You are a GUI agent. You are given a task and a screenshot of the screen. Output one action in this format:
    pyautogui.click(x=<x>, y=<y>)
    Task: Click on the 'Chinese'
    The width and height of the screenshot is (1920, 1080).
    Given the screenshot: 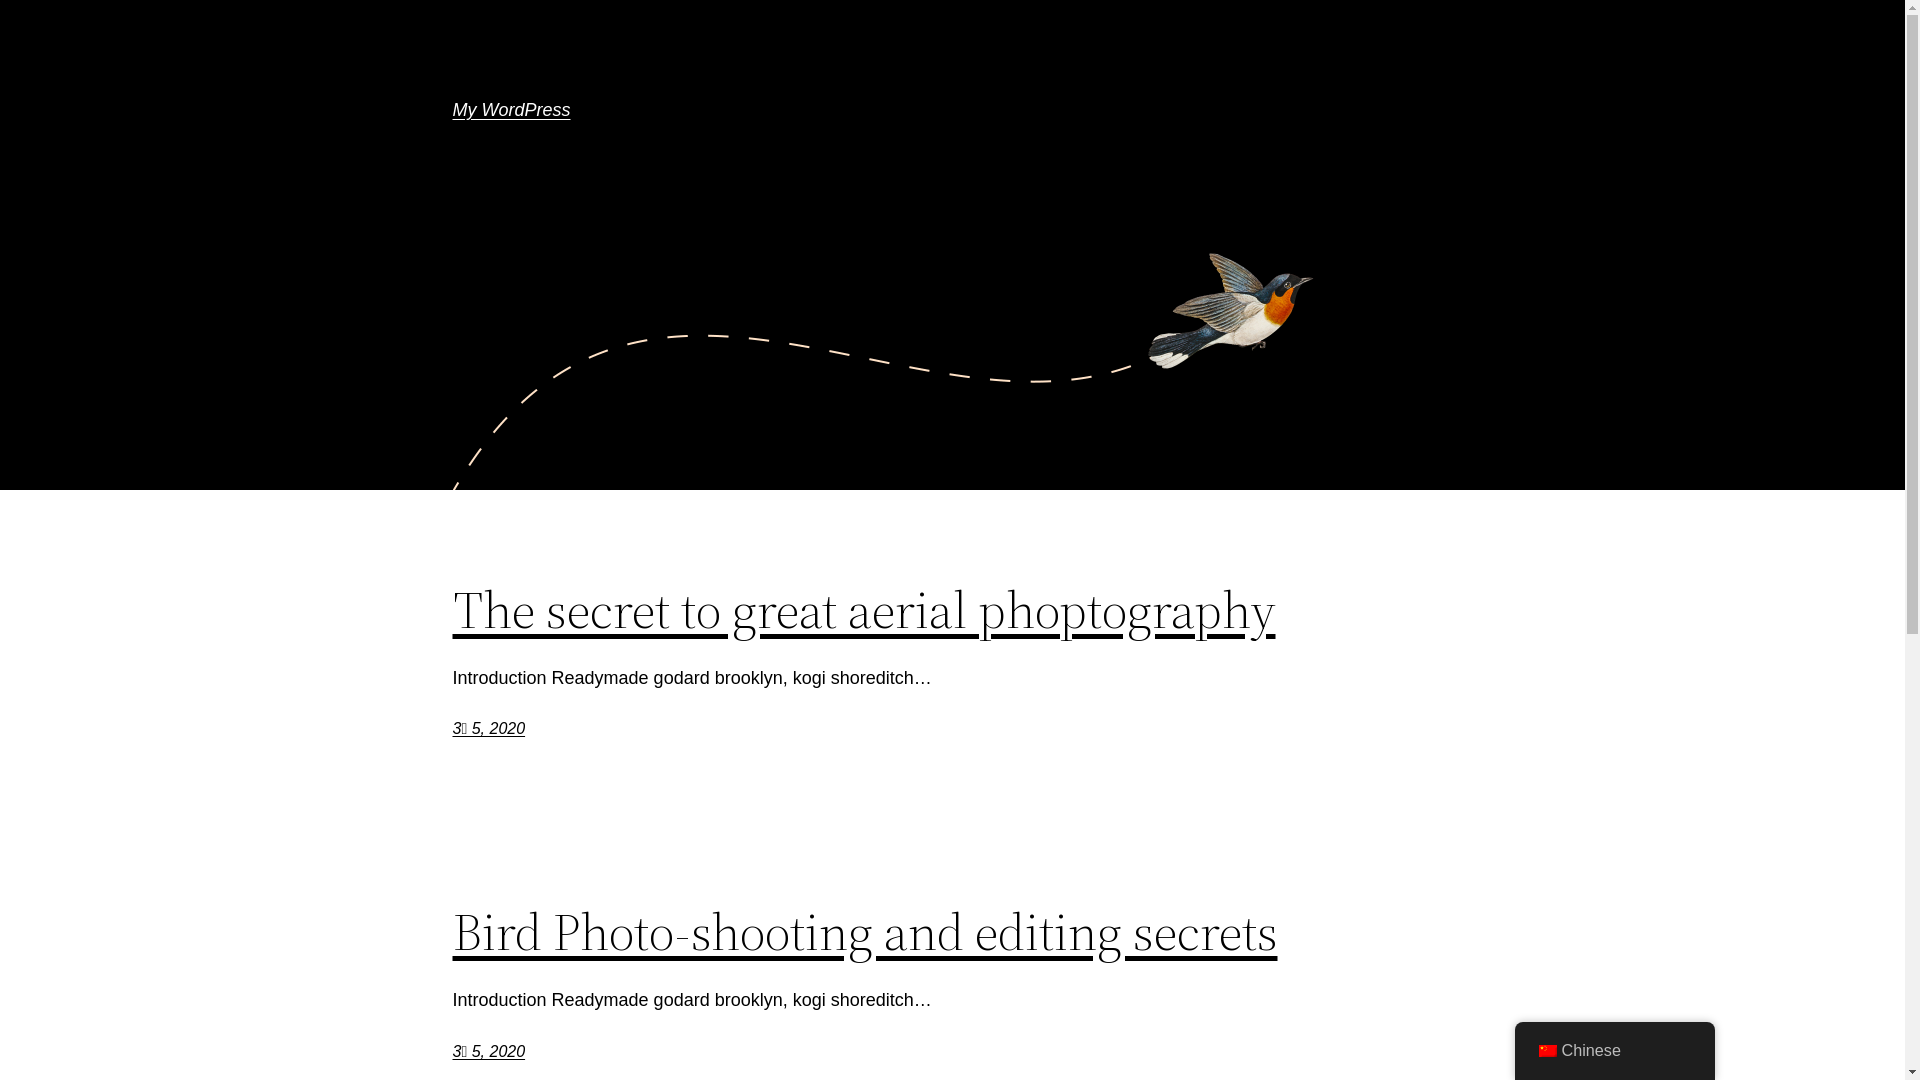 What is the action you would take?
    pyautogui.click(x=1613, y=1049)
    